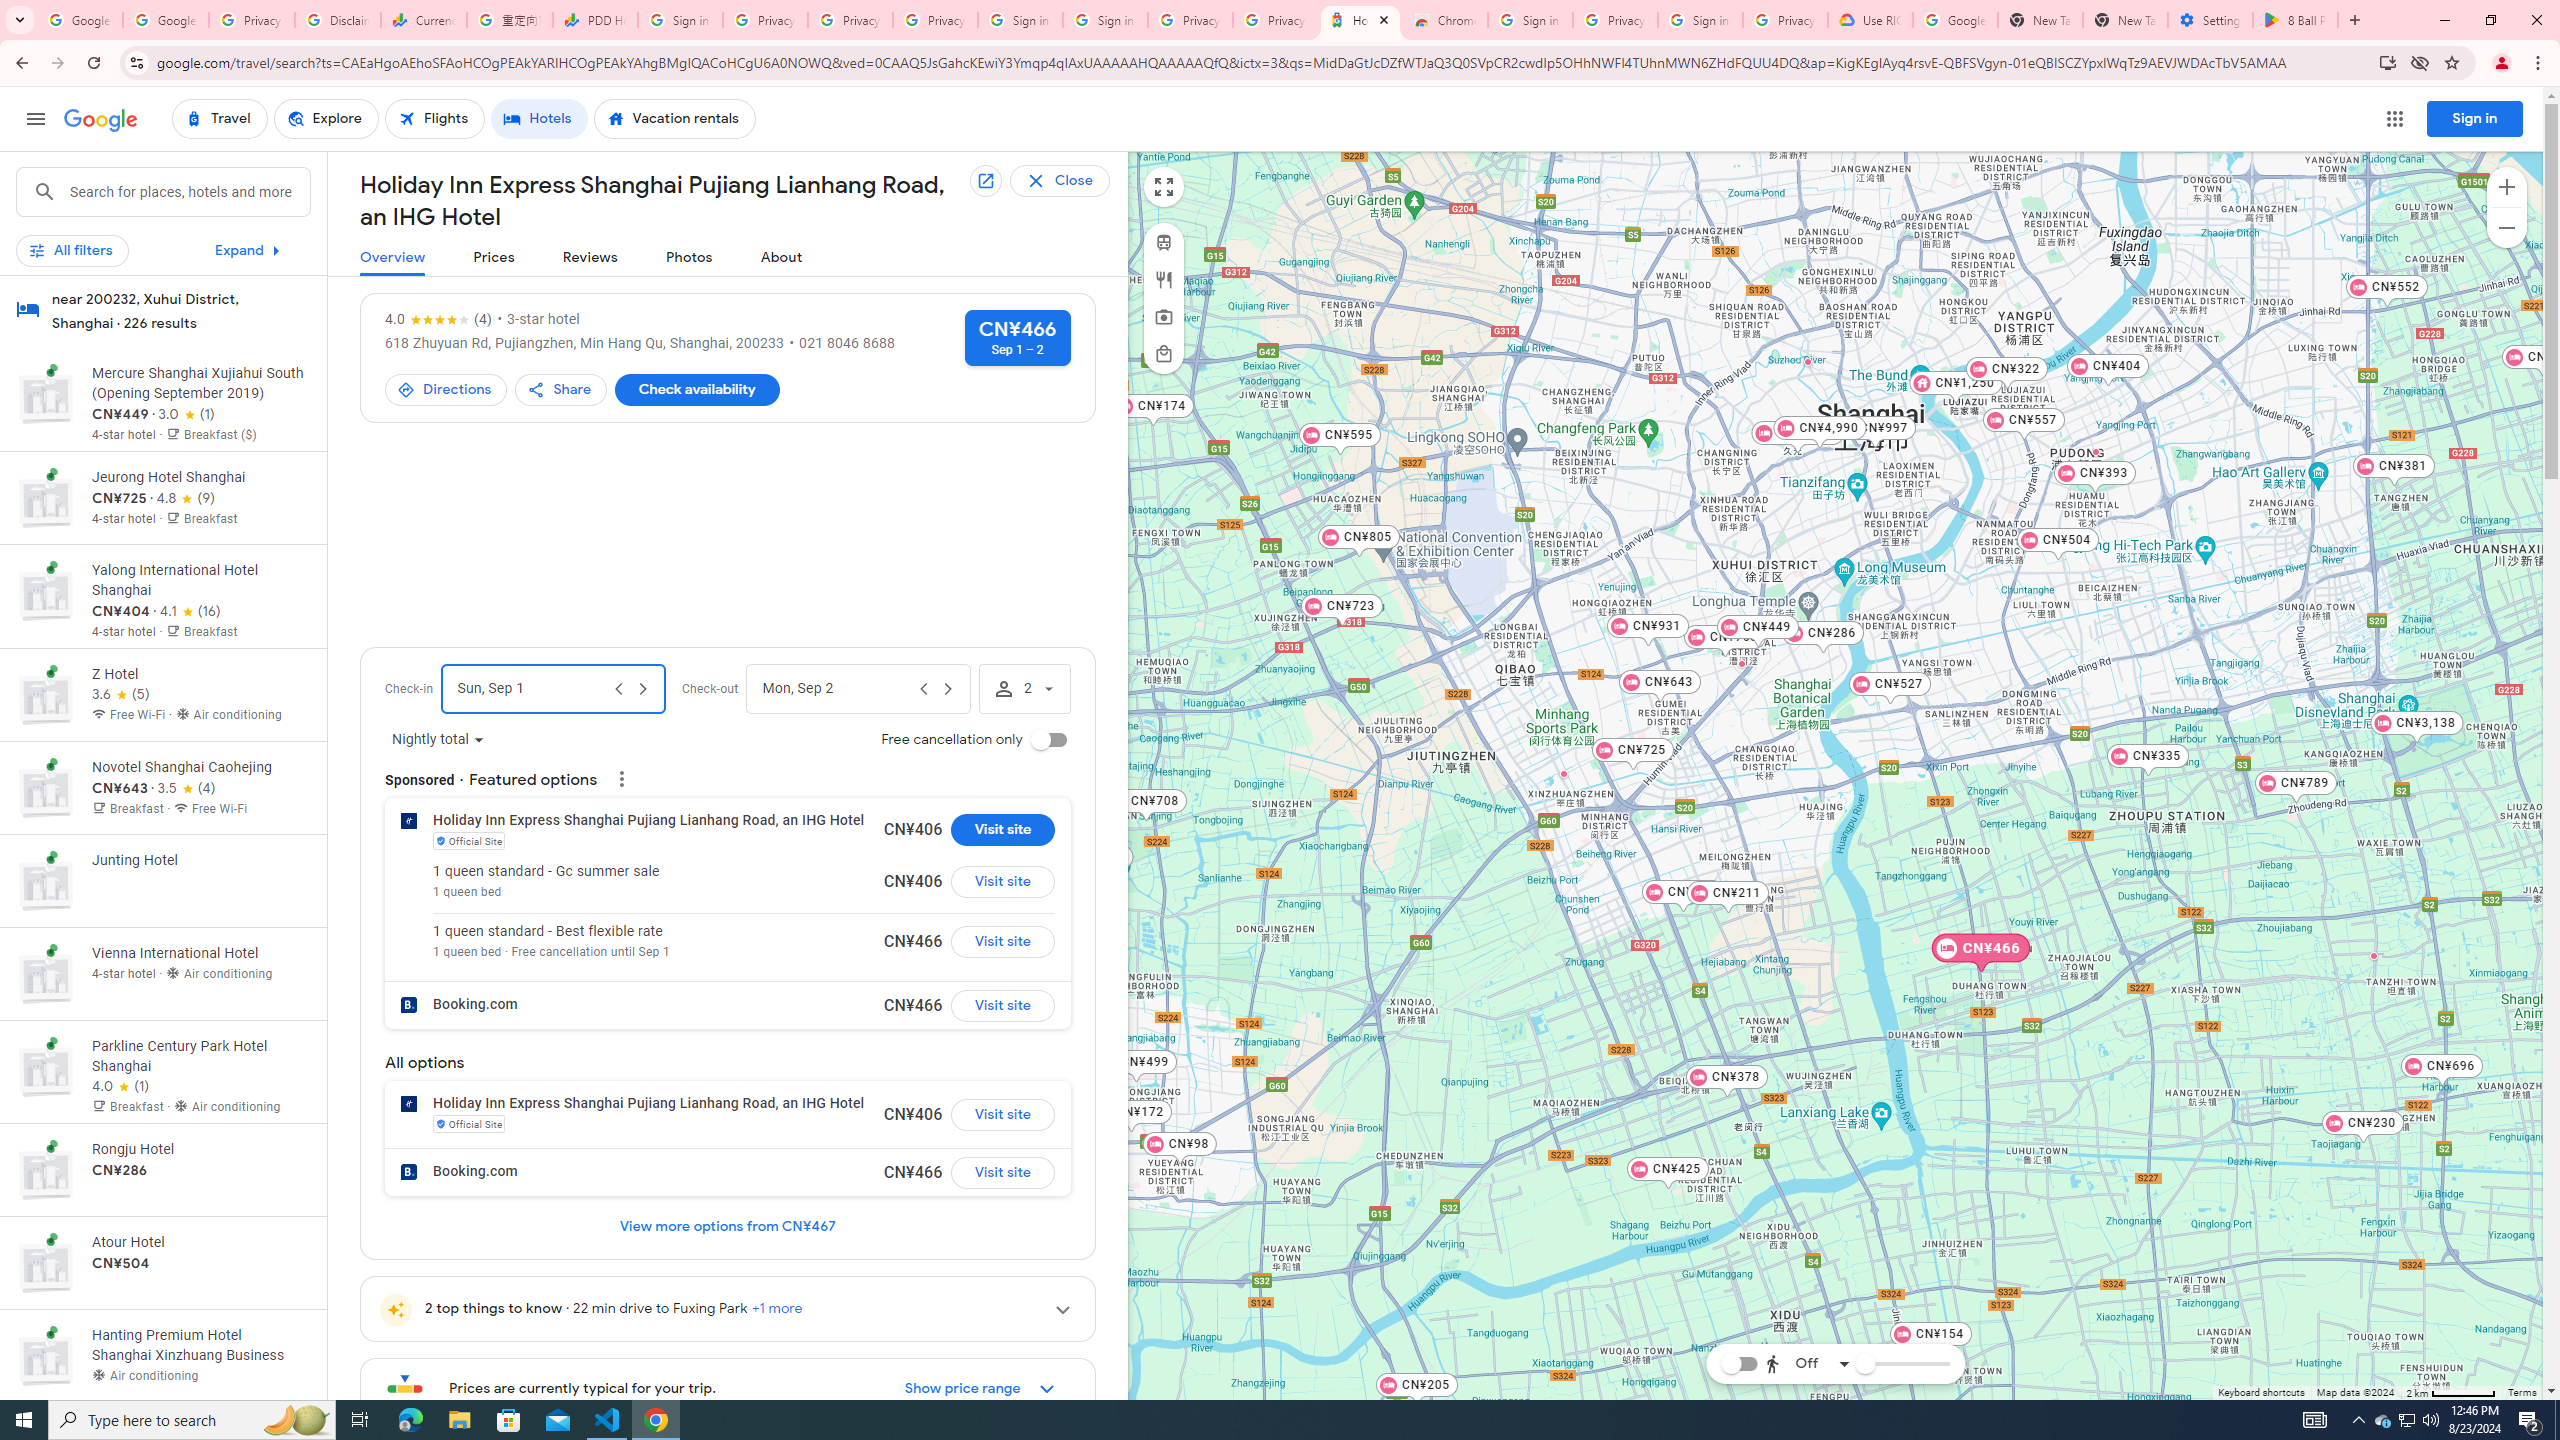 The height and width of the screenshot is (1440, 2560). I want to click on 'Toggle reachability layer', so click(1737, 1363).